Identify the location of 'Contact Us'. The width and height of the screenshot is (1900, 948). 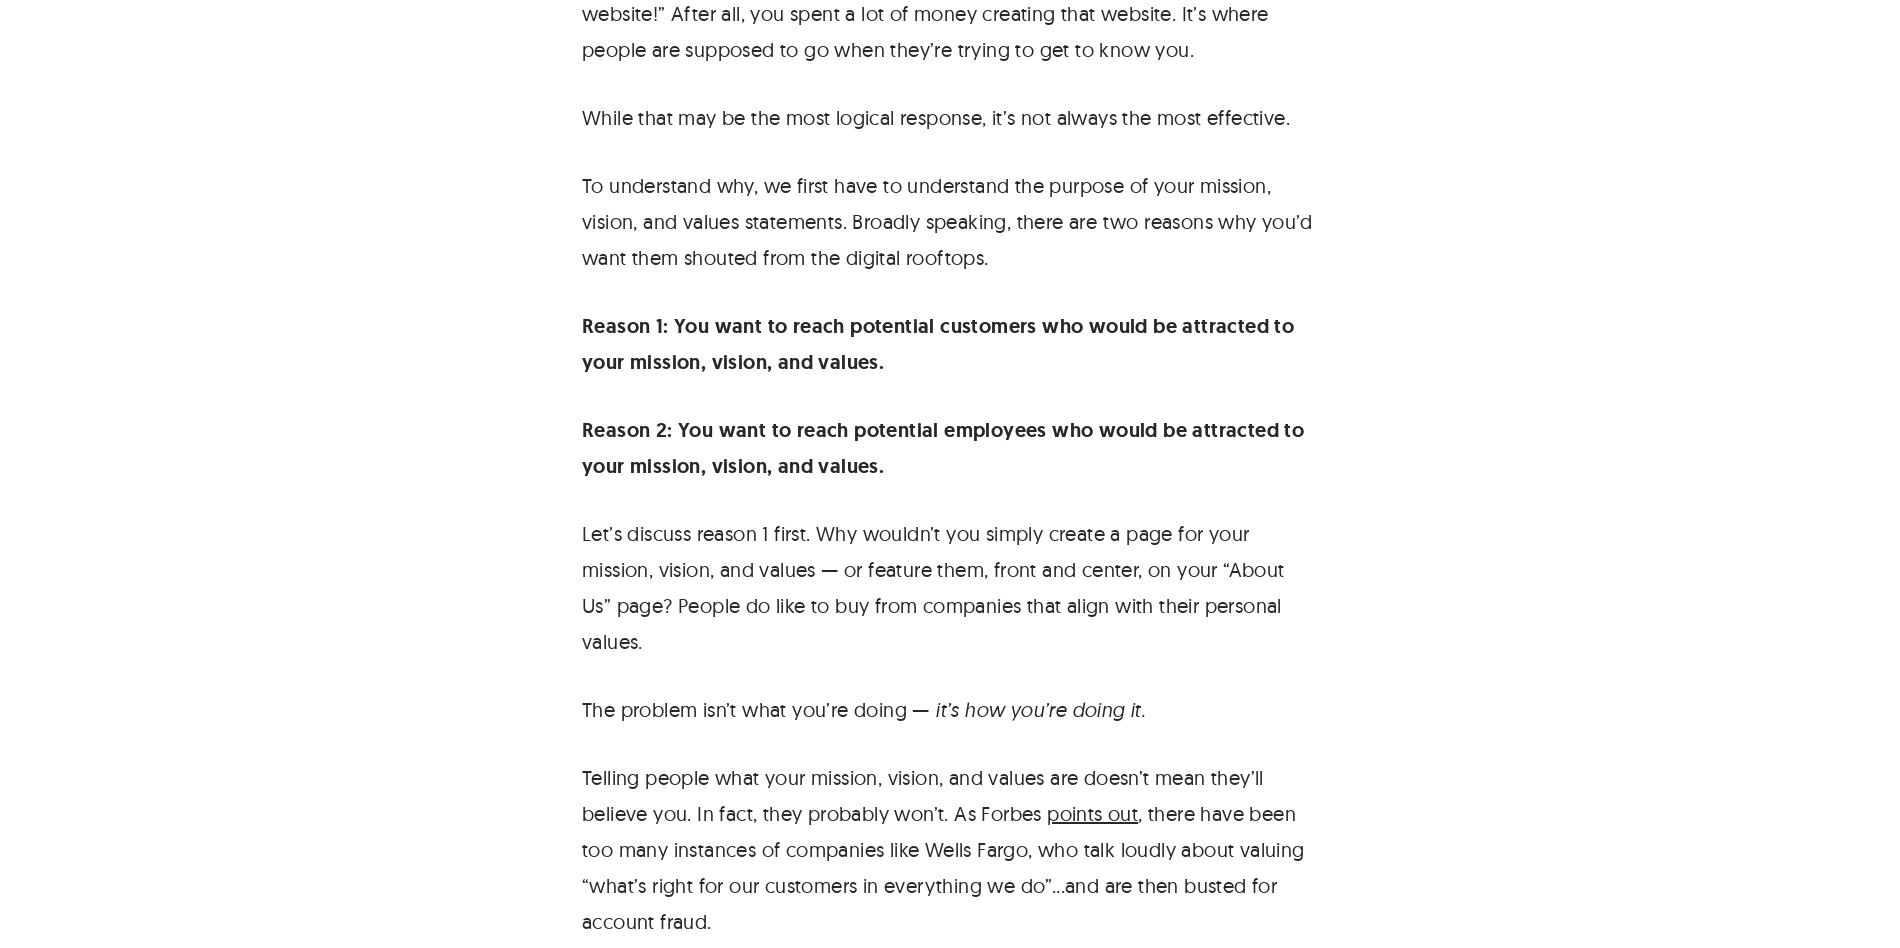
(101, 14).